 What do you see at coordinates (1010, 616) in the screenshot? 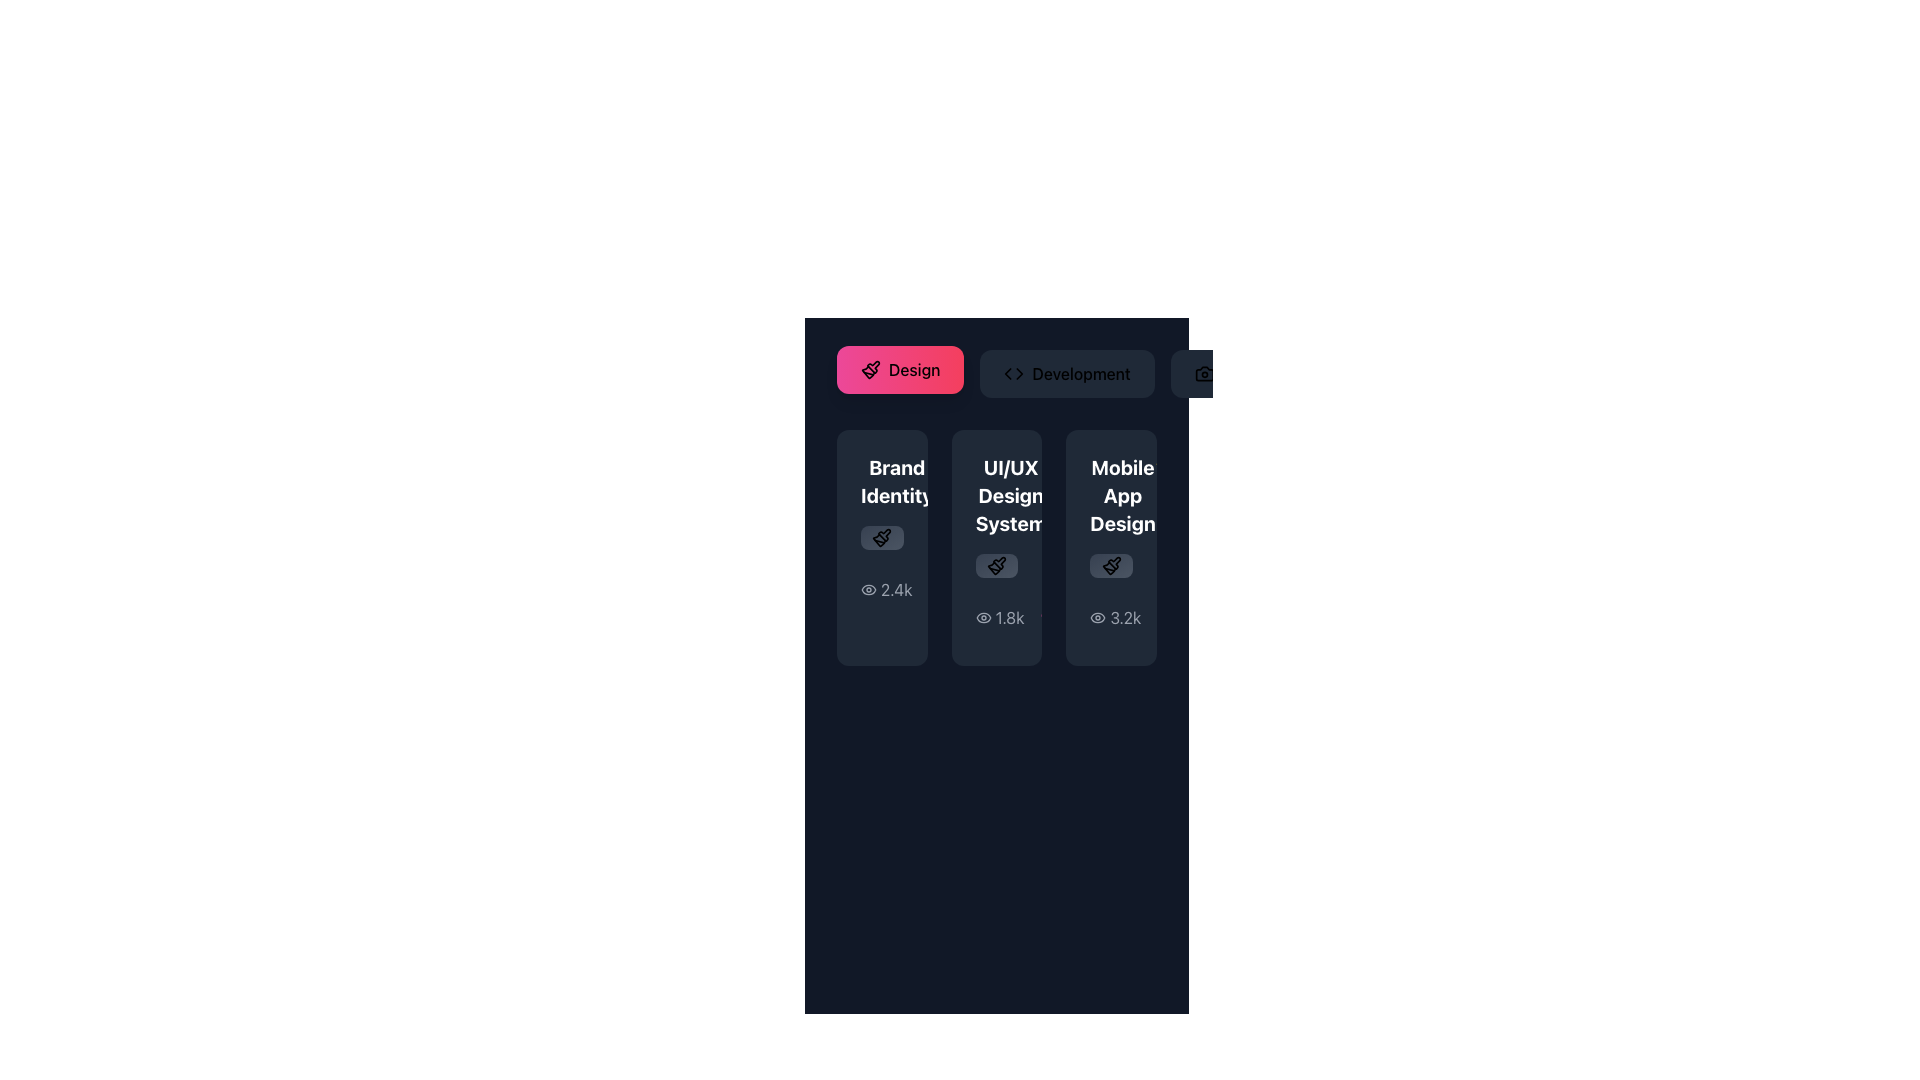
I see `the Text Label displaying '1.8k' which is located below the eye-shaped icon representing views in the 'UI/UX Design System' card` at bounding box center [1010, 616].